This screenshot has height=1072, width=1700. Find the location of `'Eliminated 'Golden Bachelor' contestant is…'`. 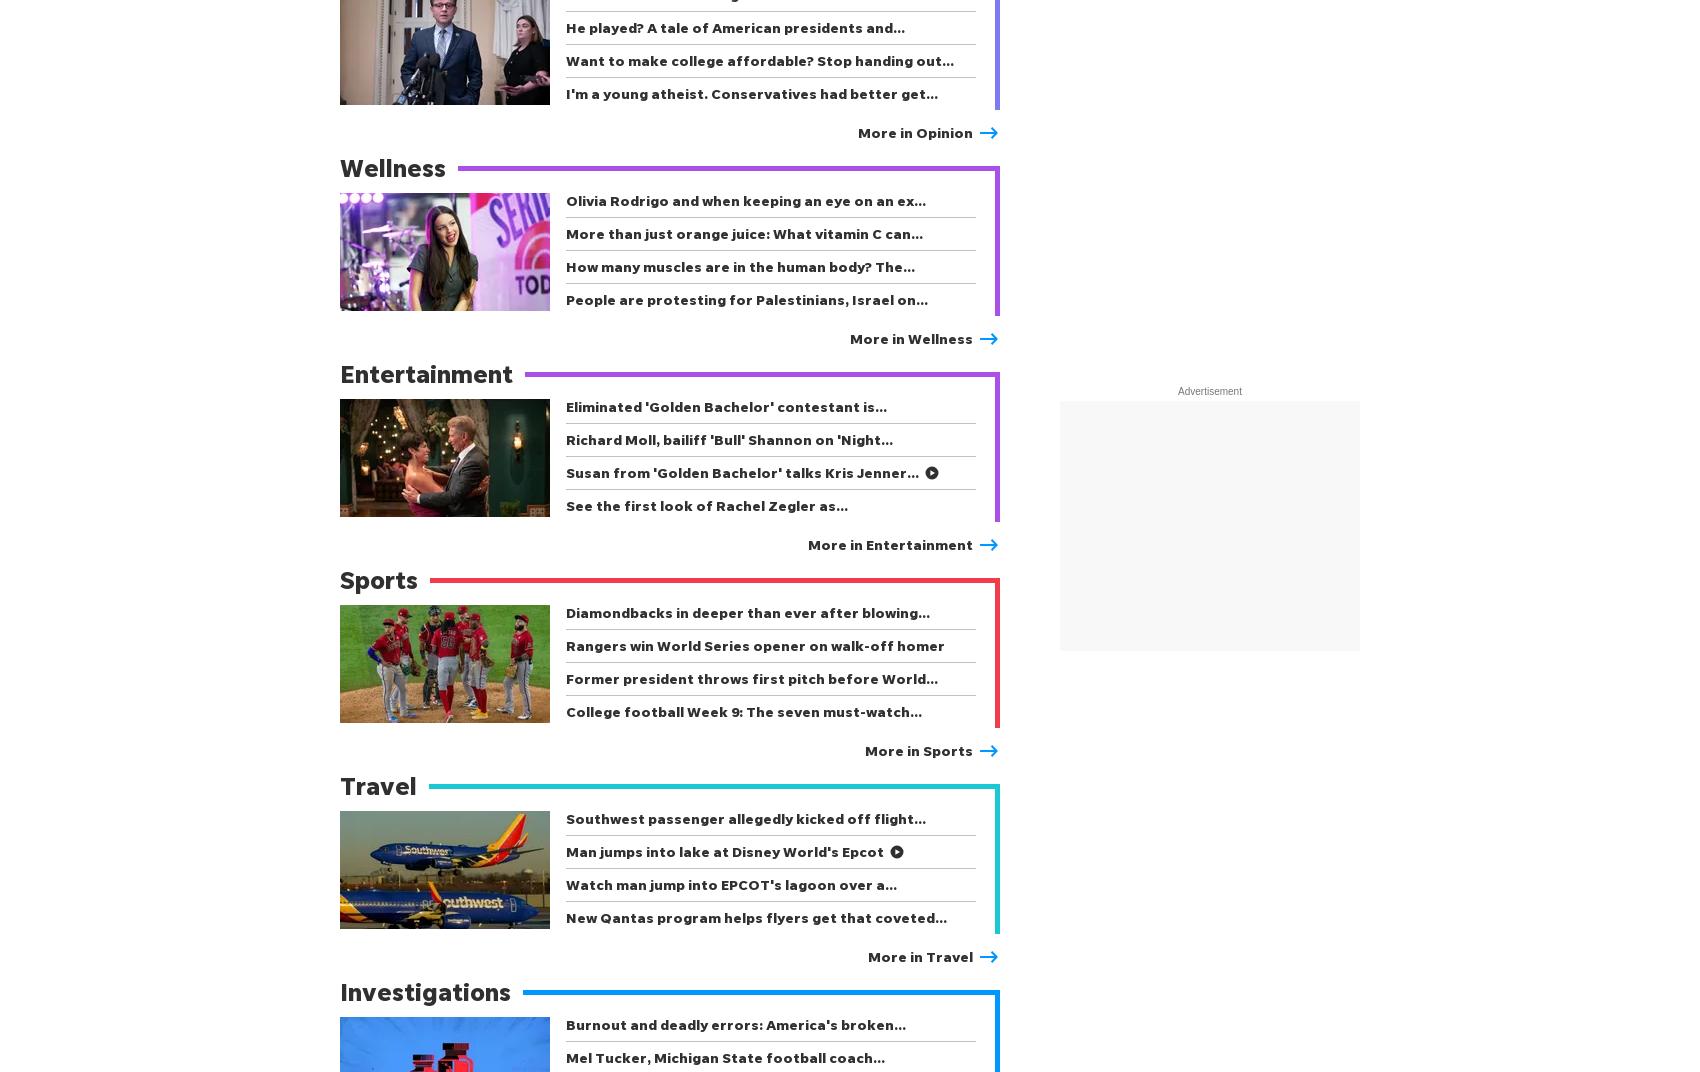

'Eliminated 'Golden Bachelor' contestant is…' is located at coordinates (564, 405).